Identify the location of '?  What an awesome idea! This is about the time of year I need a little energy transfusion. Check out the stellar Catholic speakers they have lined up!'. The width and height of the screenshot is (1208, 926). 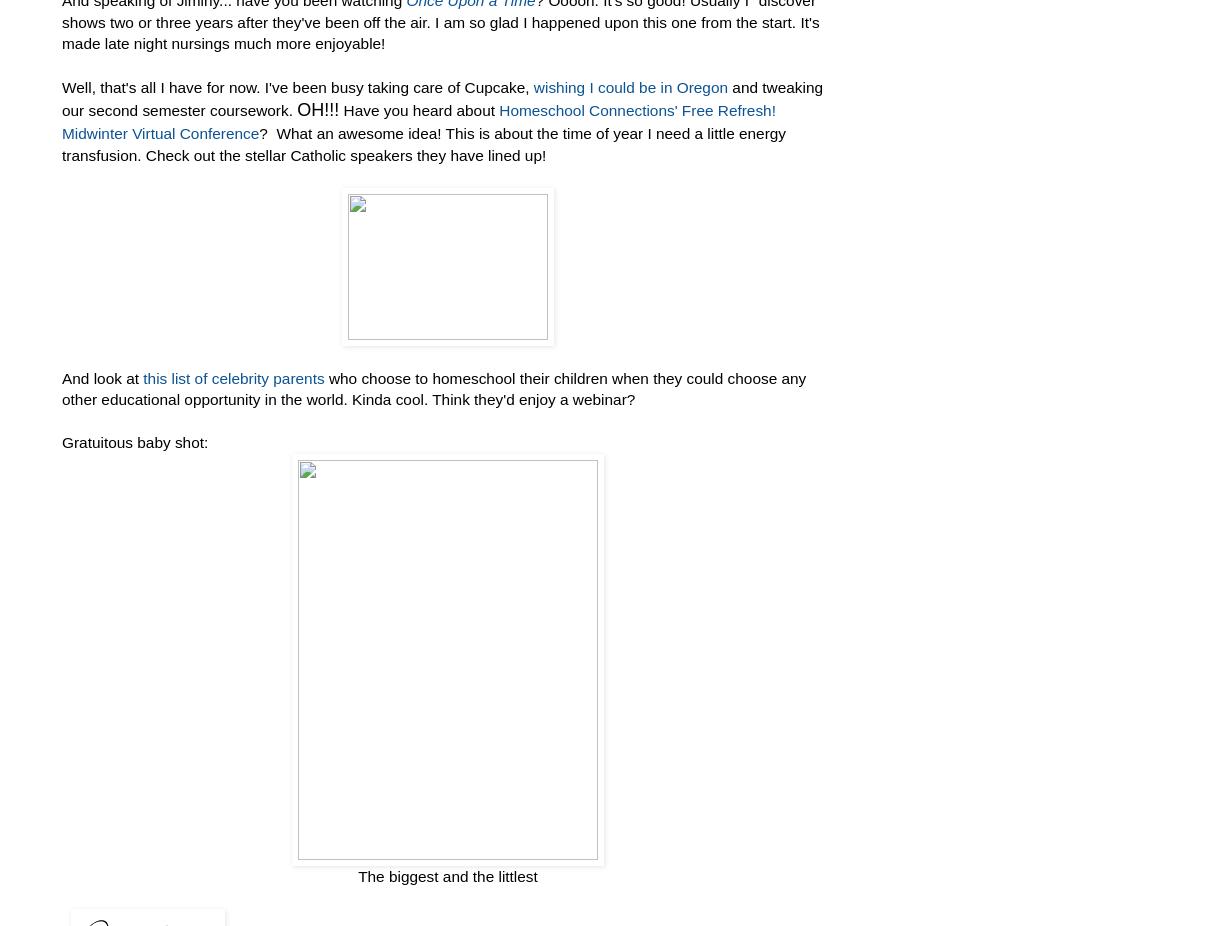
(60, 142).